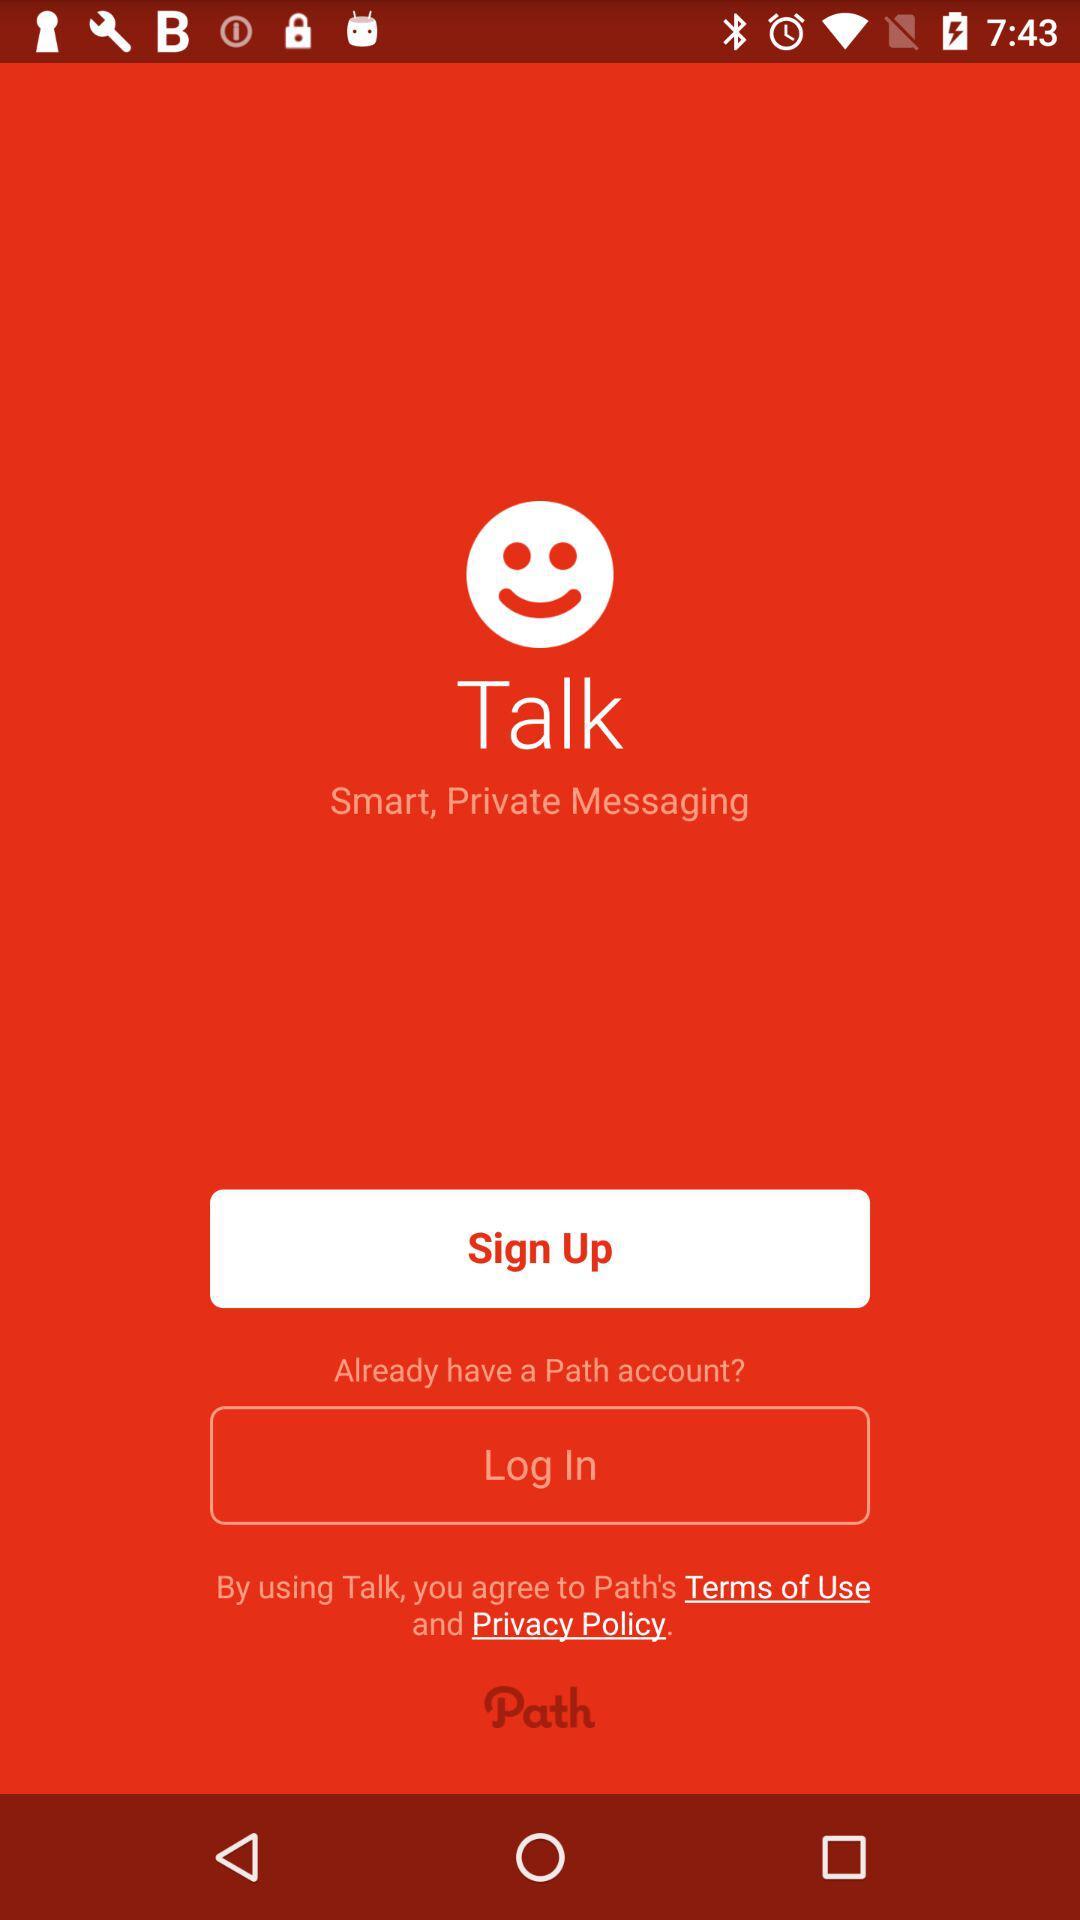 This screenshot has width=1080, height=1920. Describe the element at coordinates (540, 1247) in the screenshot. I see `app above the already have a icon` at that location.